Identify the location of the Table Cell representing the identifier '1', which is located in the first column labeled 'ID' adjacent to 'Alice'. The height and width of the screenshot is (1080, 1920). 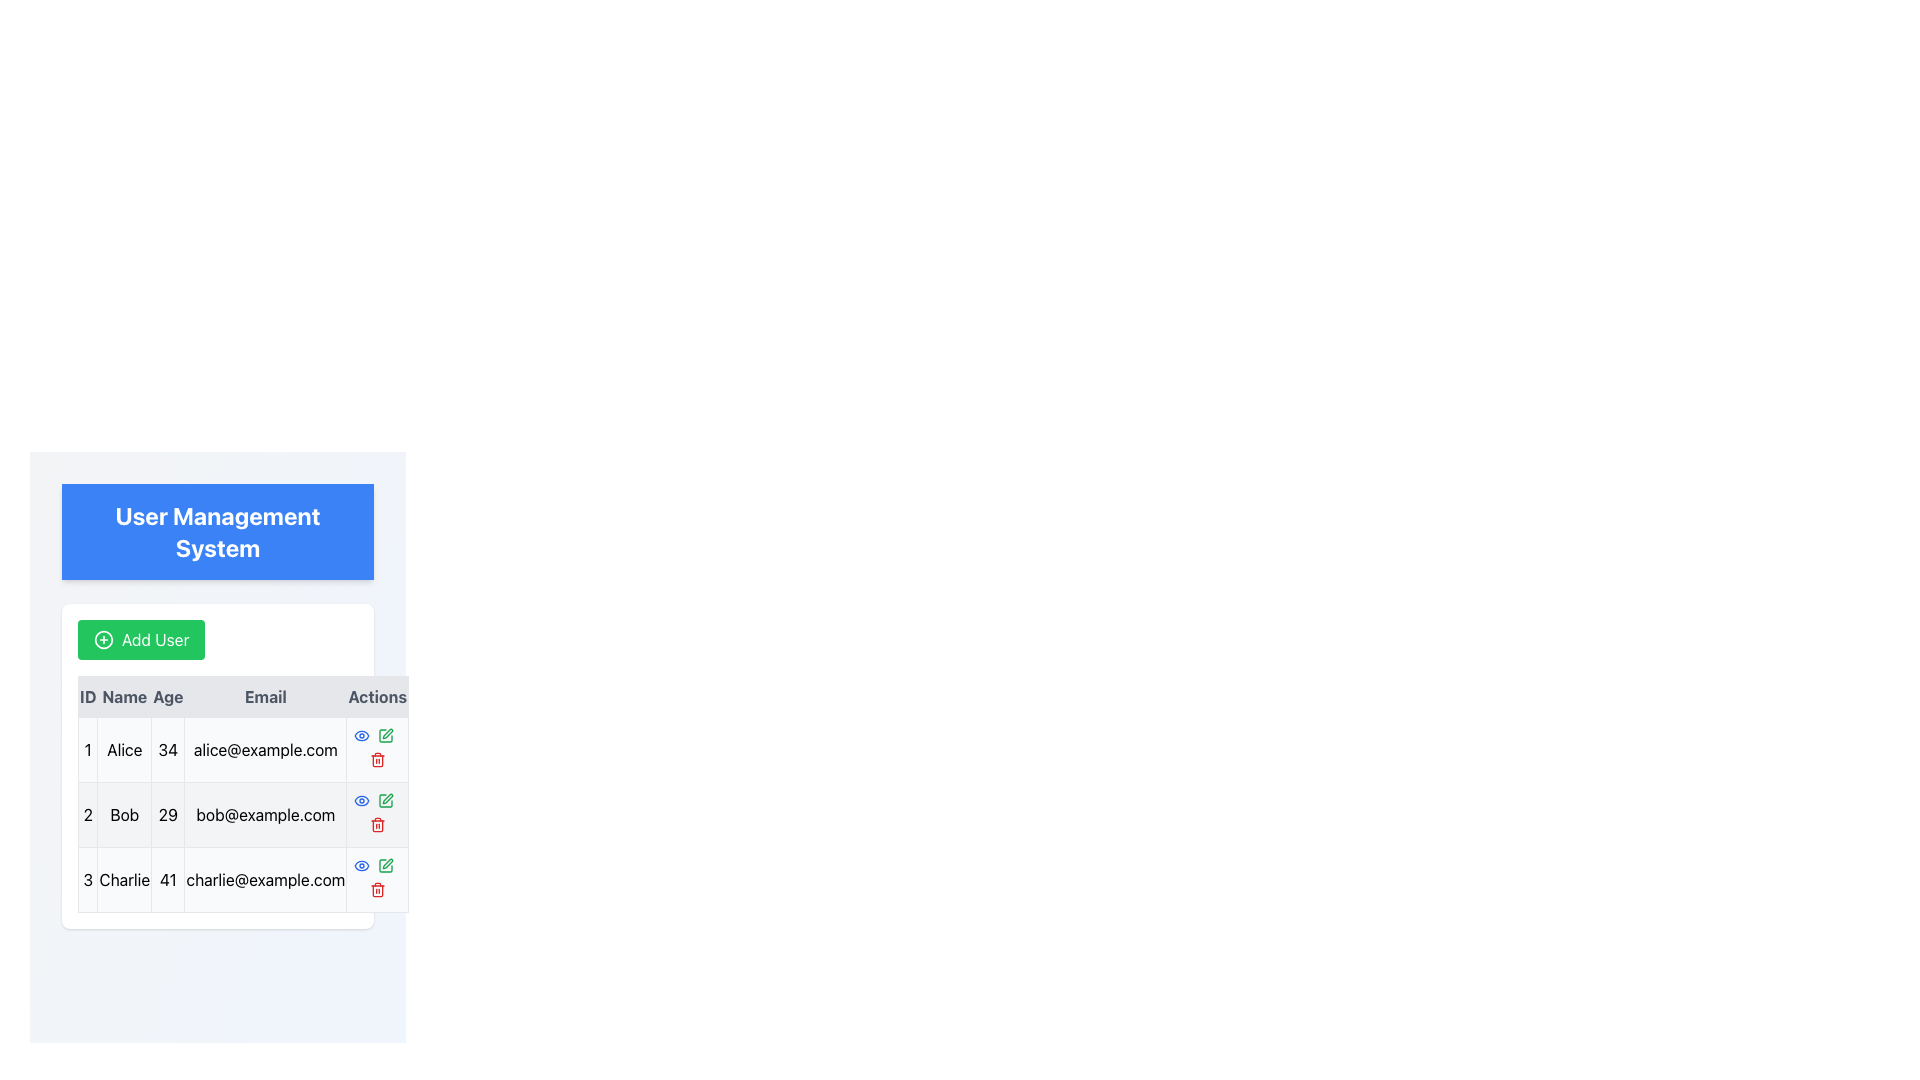
(87, 749).